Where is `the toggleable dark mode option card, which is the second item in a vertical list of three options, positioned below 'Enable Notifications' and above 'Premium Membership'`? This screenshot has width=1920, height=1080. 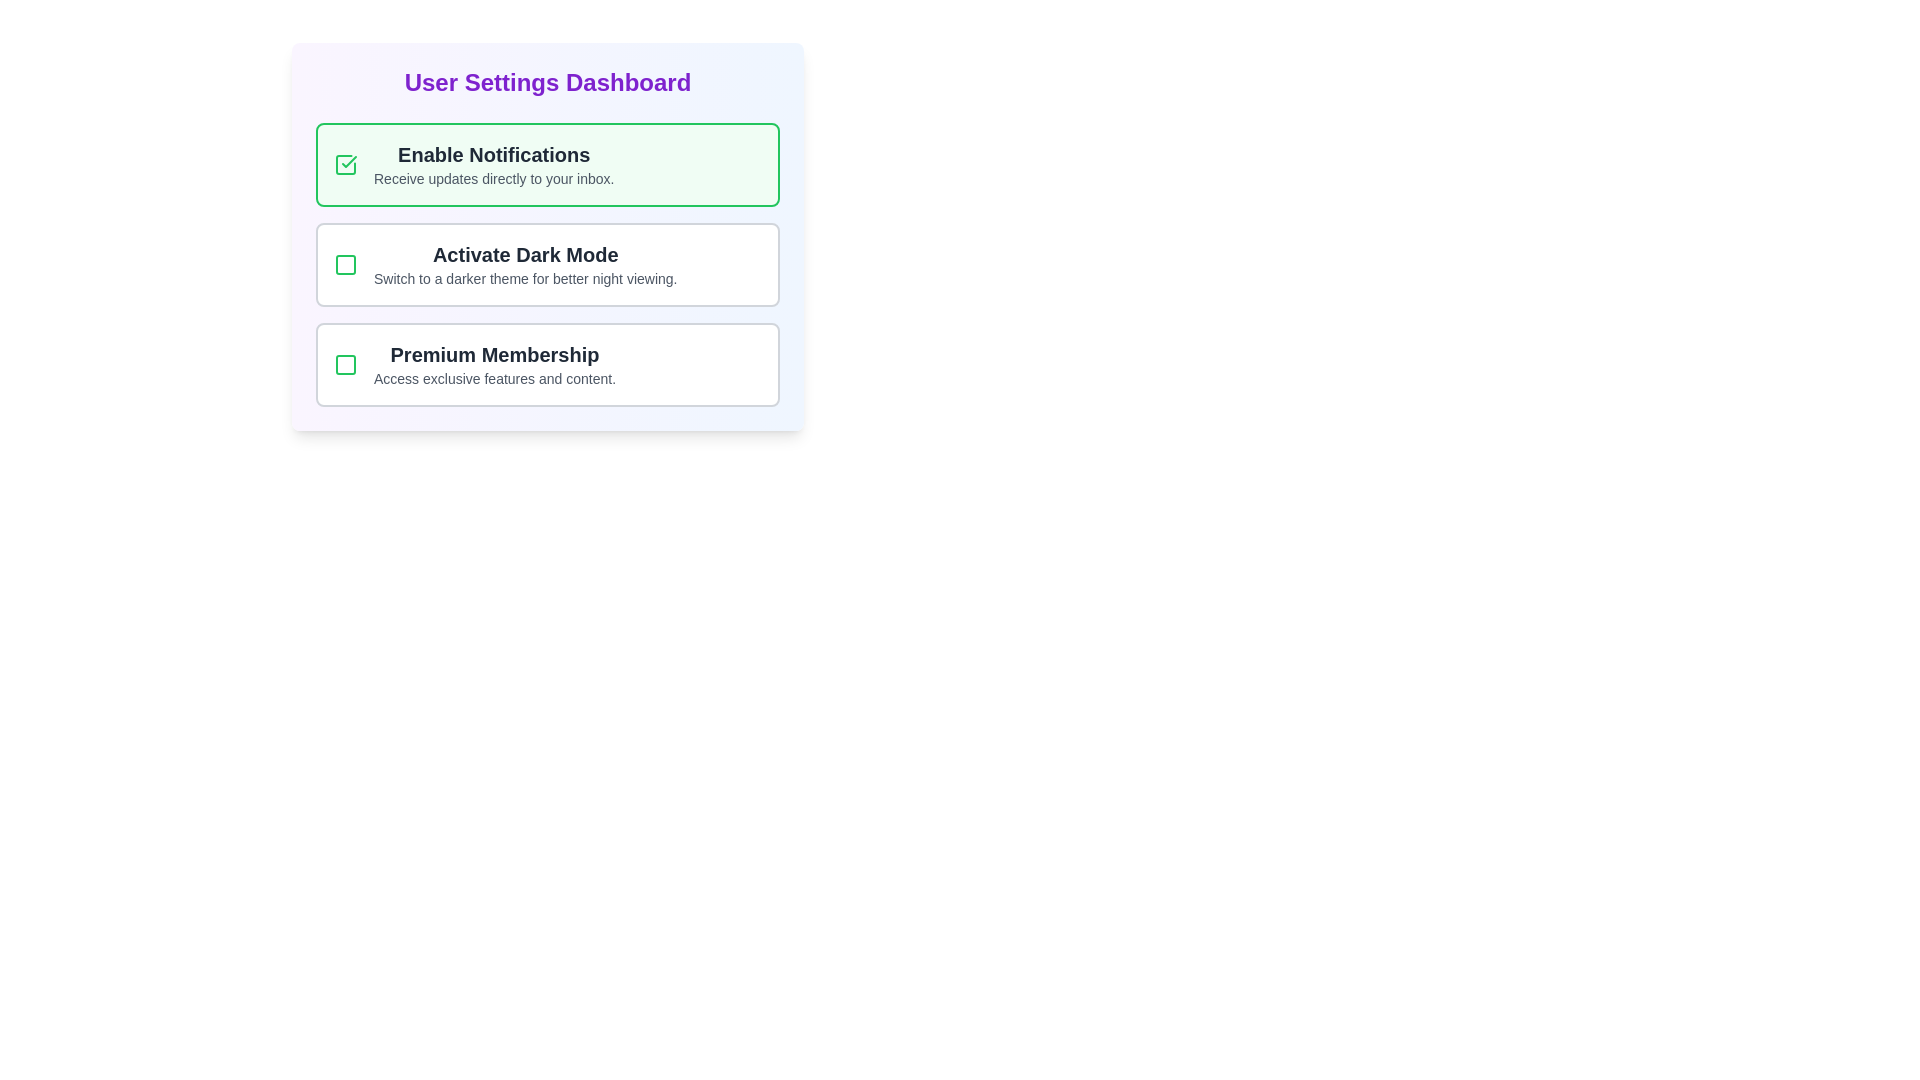 the toggleable dark mode option card, which is the second item in a vertical list of three options, positioned below 'Enable Notifications' and above 'Premium Membership' is located at coordinates (547, 264).